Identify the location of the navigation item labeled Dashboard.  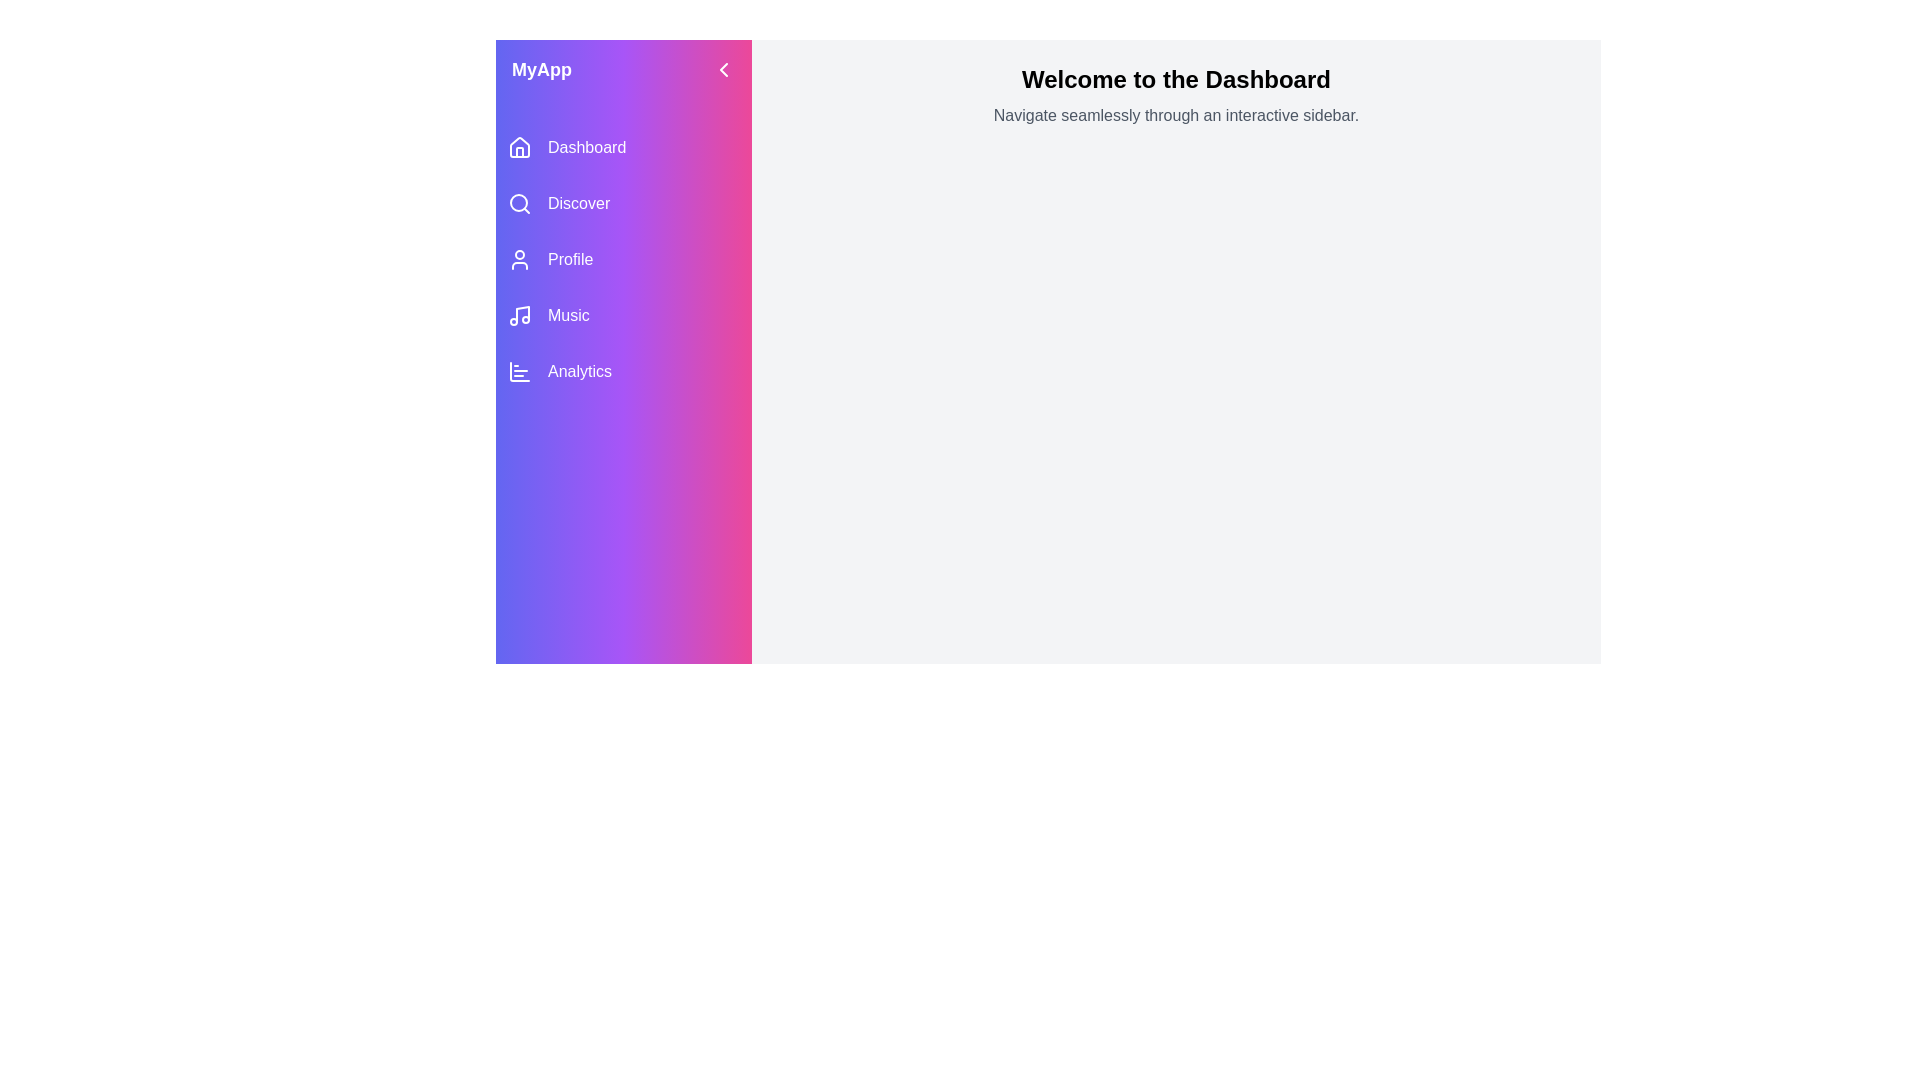
(623, 146).